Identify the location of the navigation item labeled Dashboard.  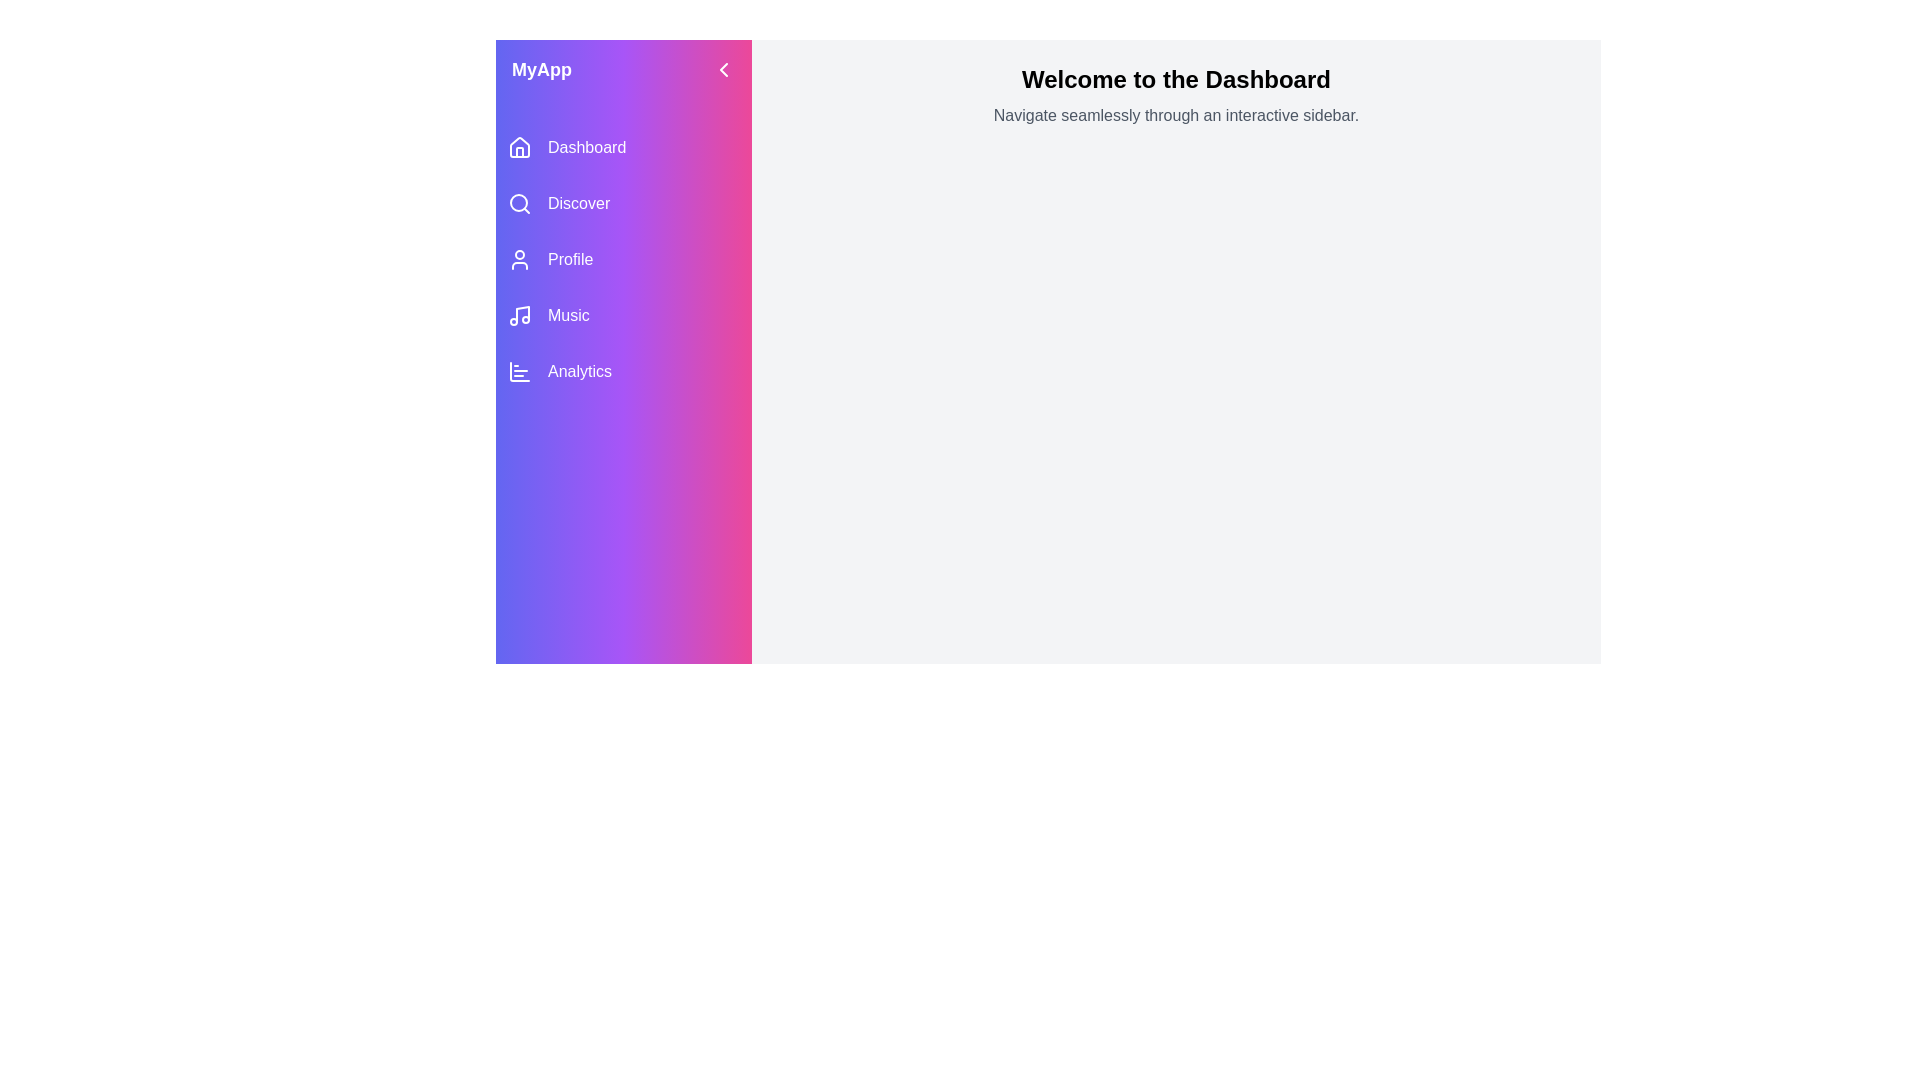
(623, 146).